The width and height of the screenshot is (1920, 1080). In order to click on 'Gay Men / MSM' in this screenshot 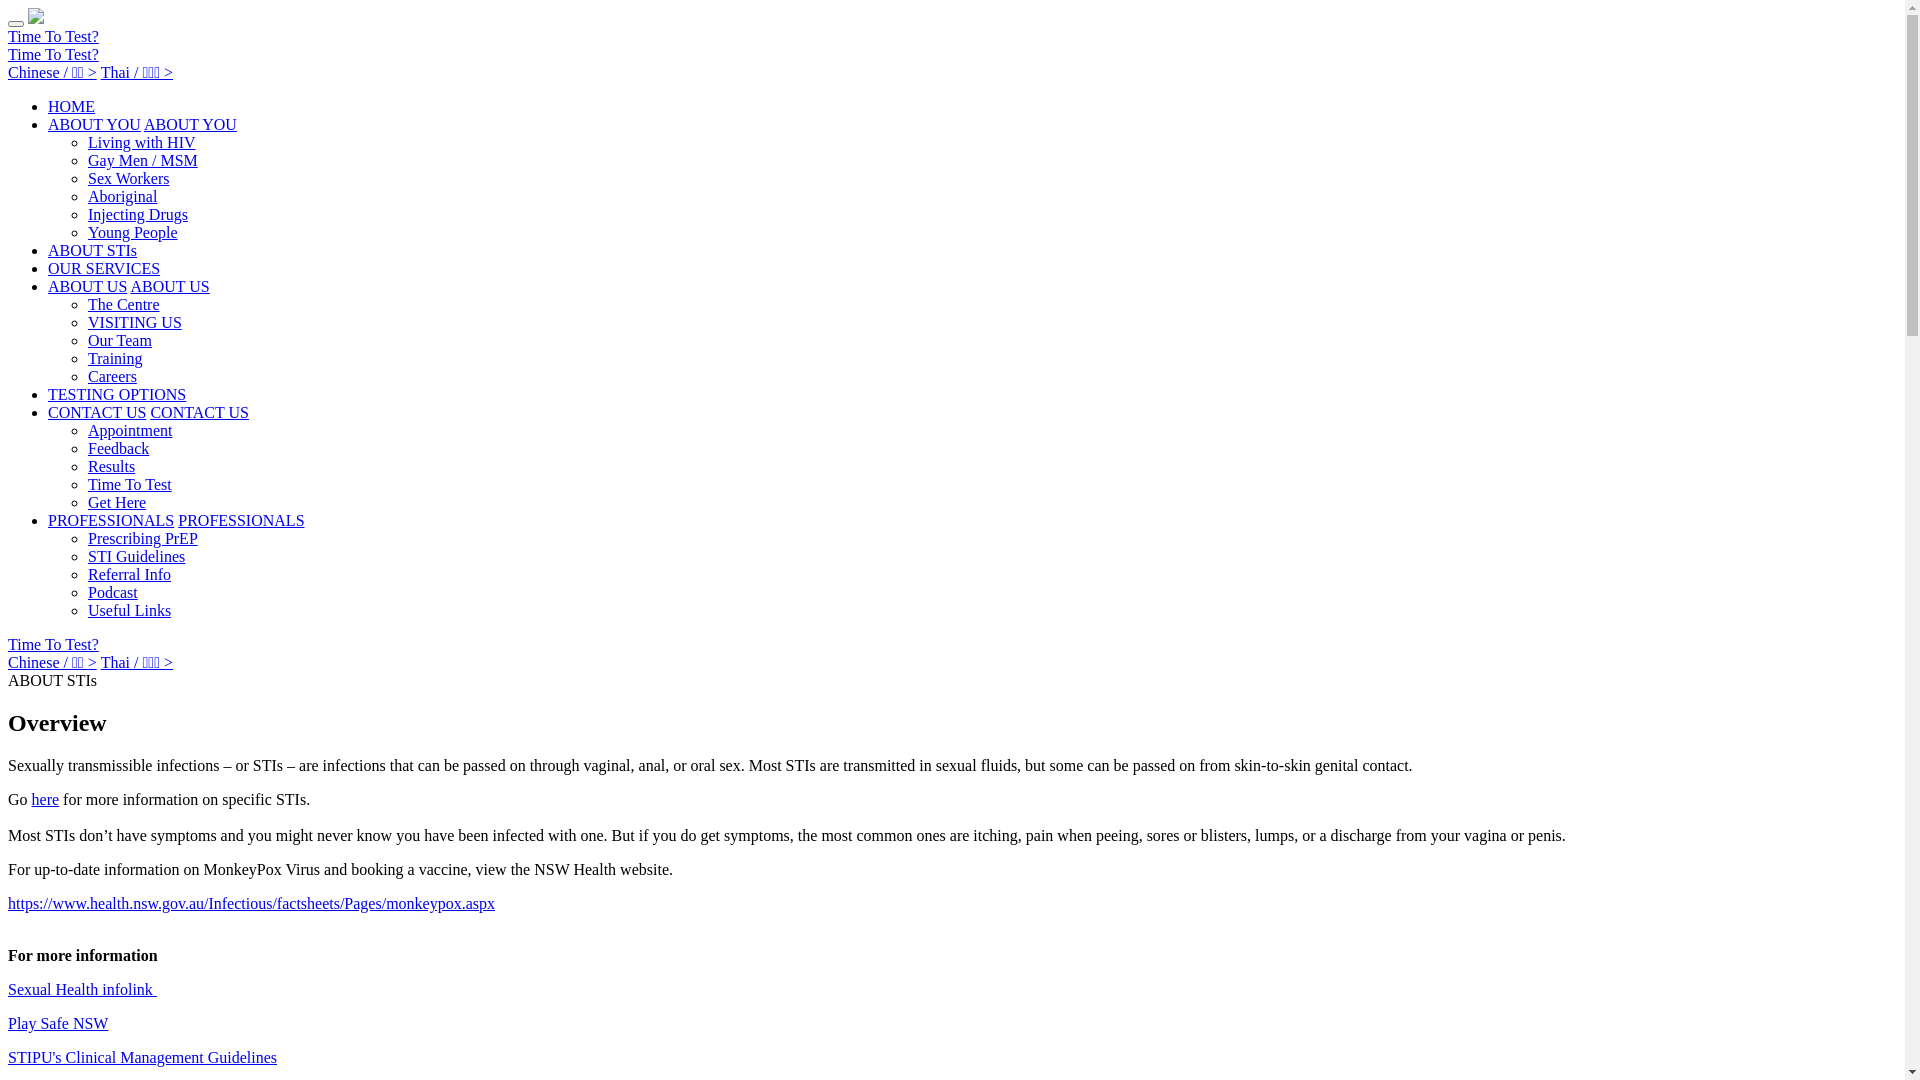, I will do `click(142, 159)`.